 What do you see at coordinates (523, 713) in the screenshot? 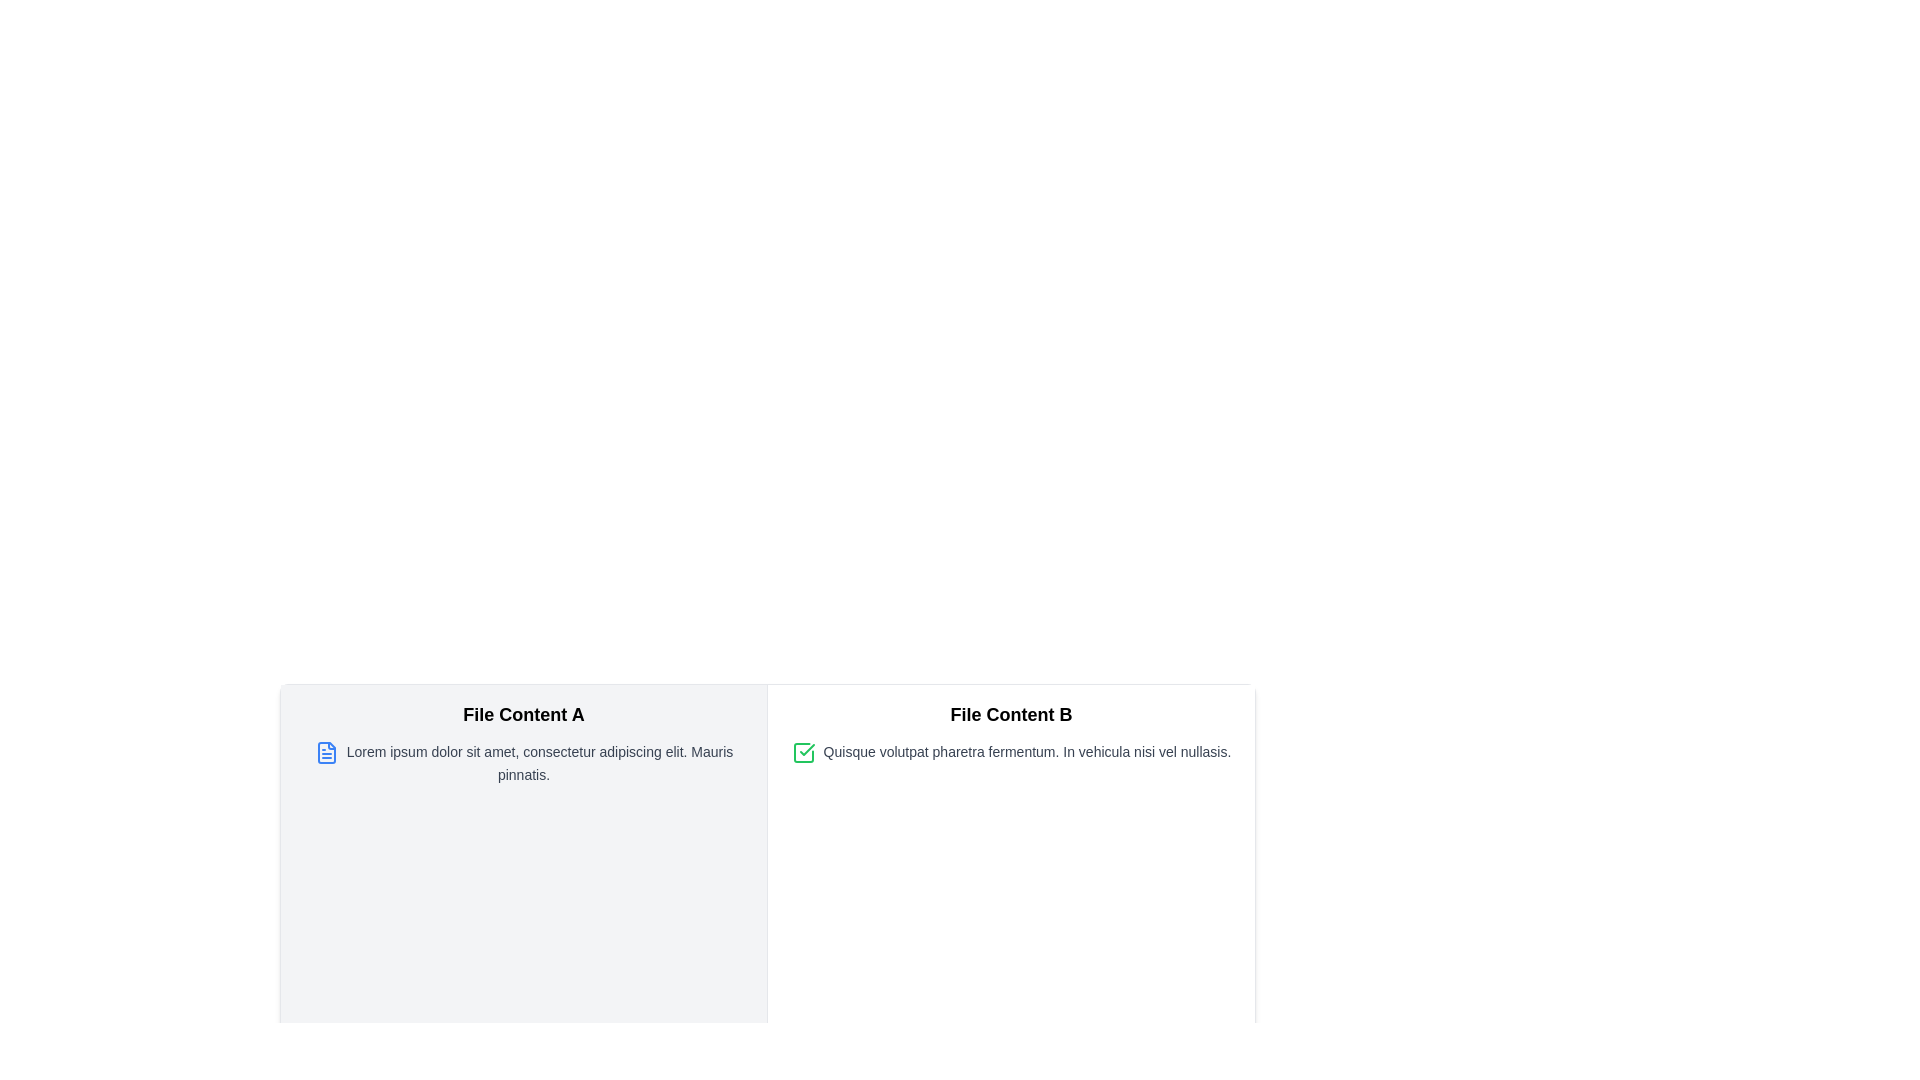
I see `text label 'File Content A' which is a bold and larger font heading located at the top of the left-hand content panel` at bounding box center [523, 713].